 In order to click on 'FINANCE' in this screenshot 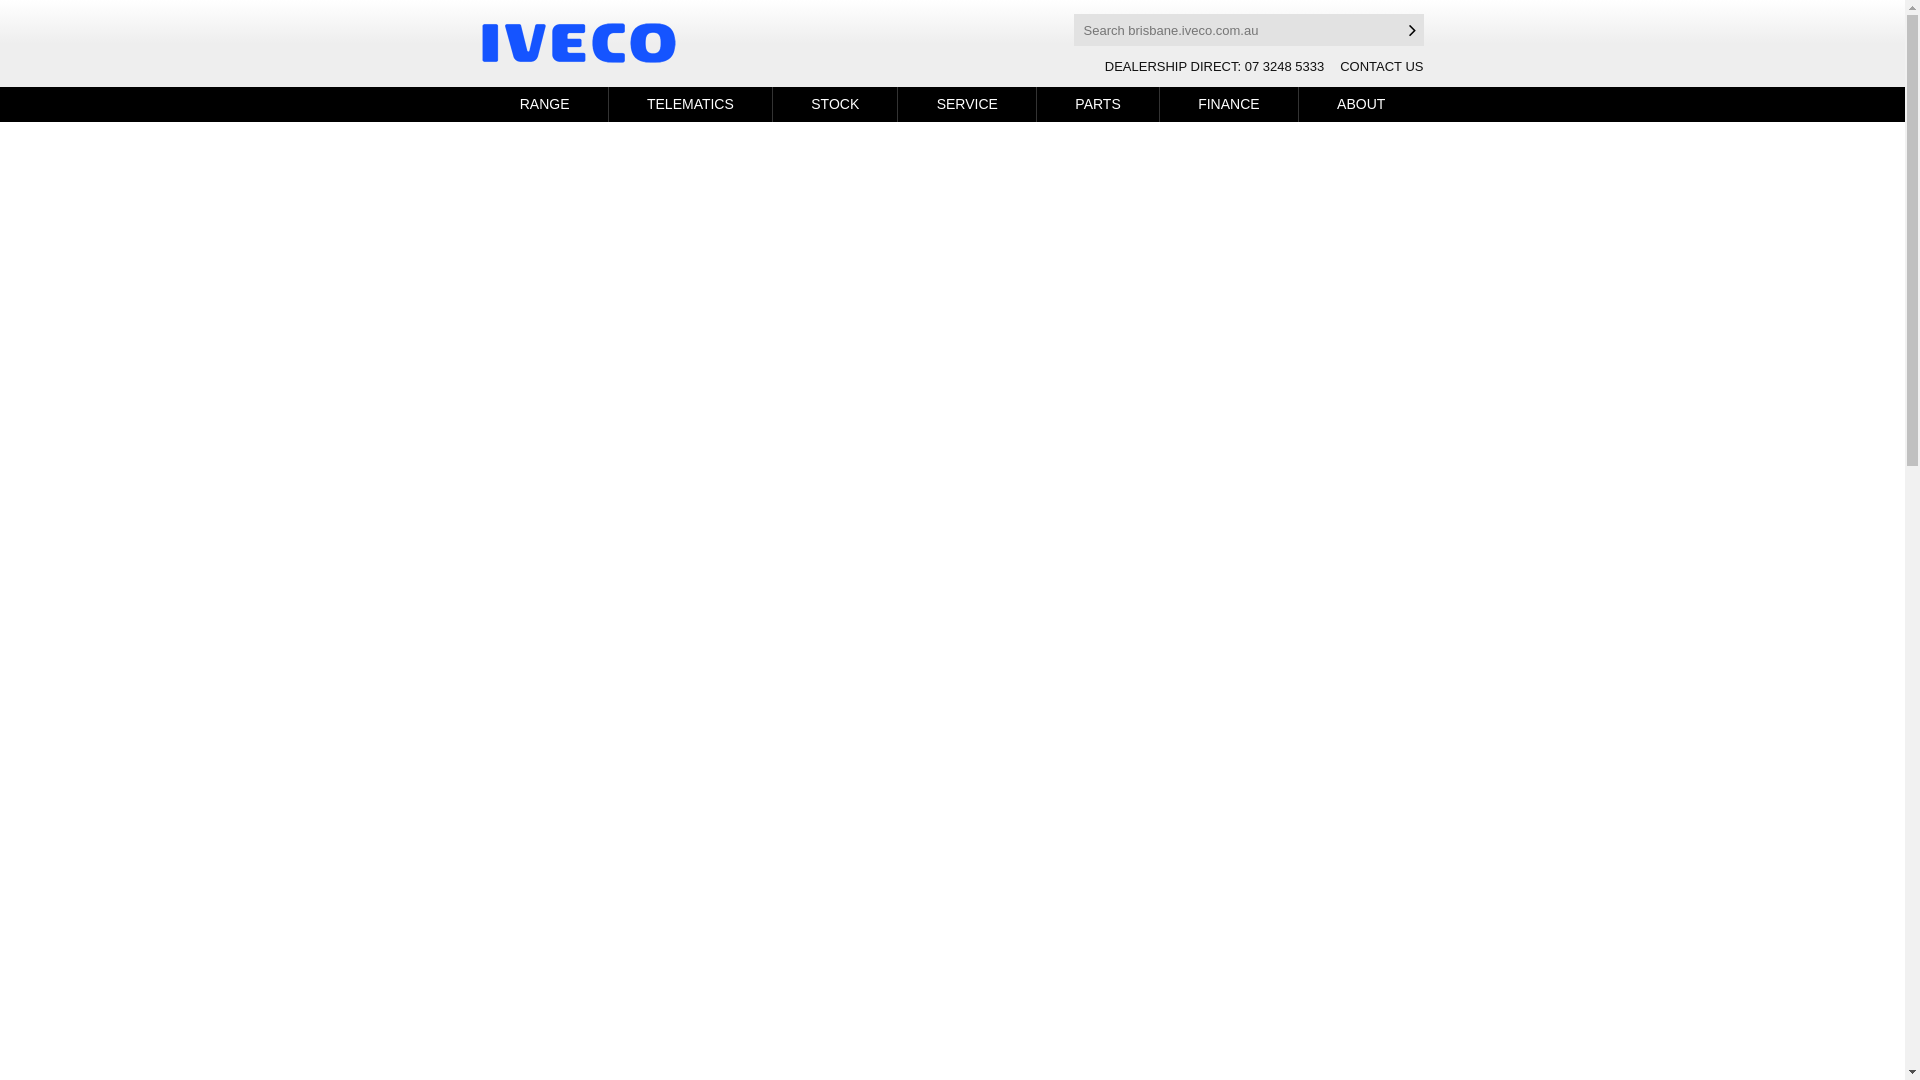, I will do `click(1227, 104)`.